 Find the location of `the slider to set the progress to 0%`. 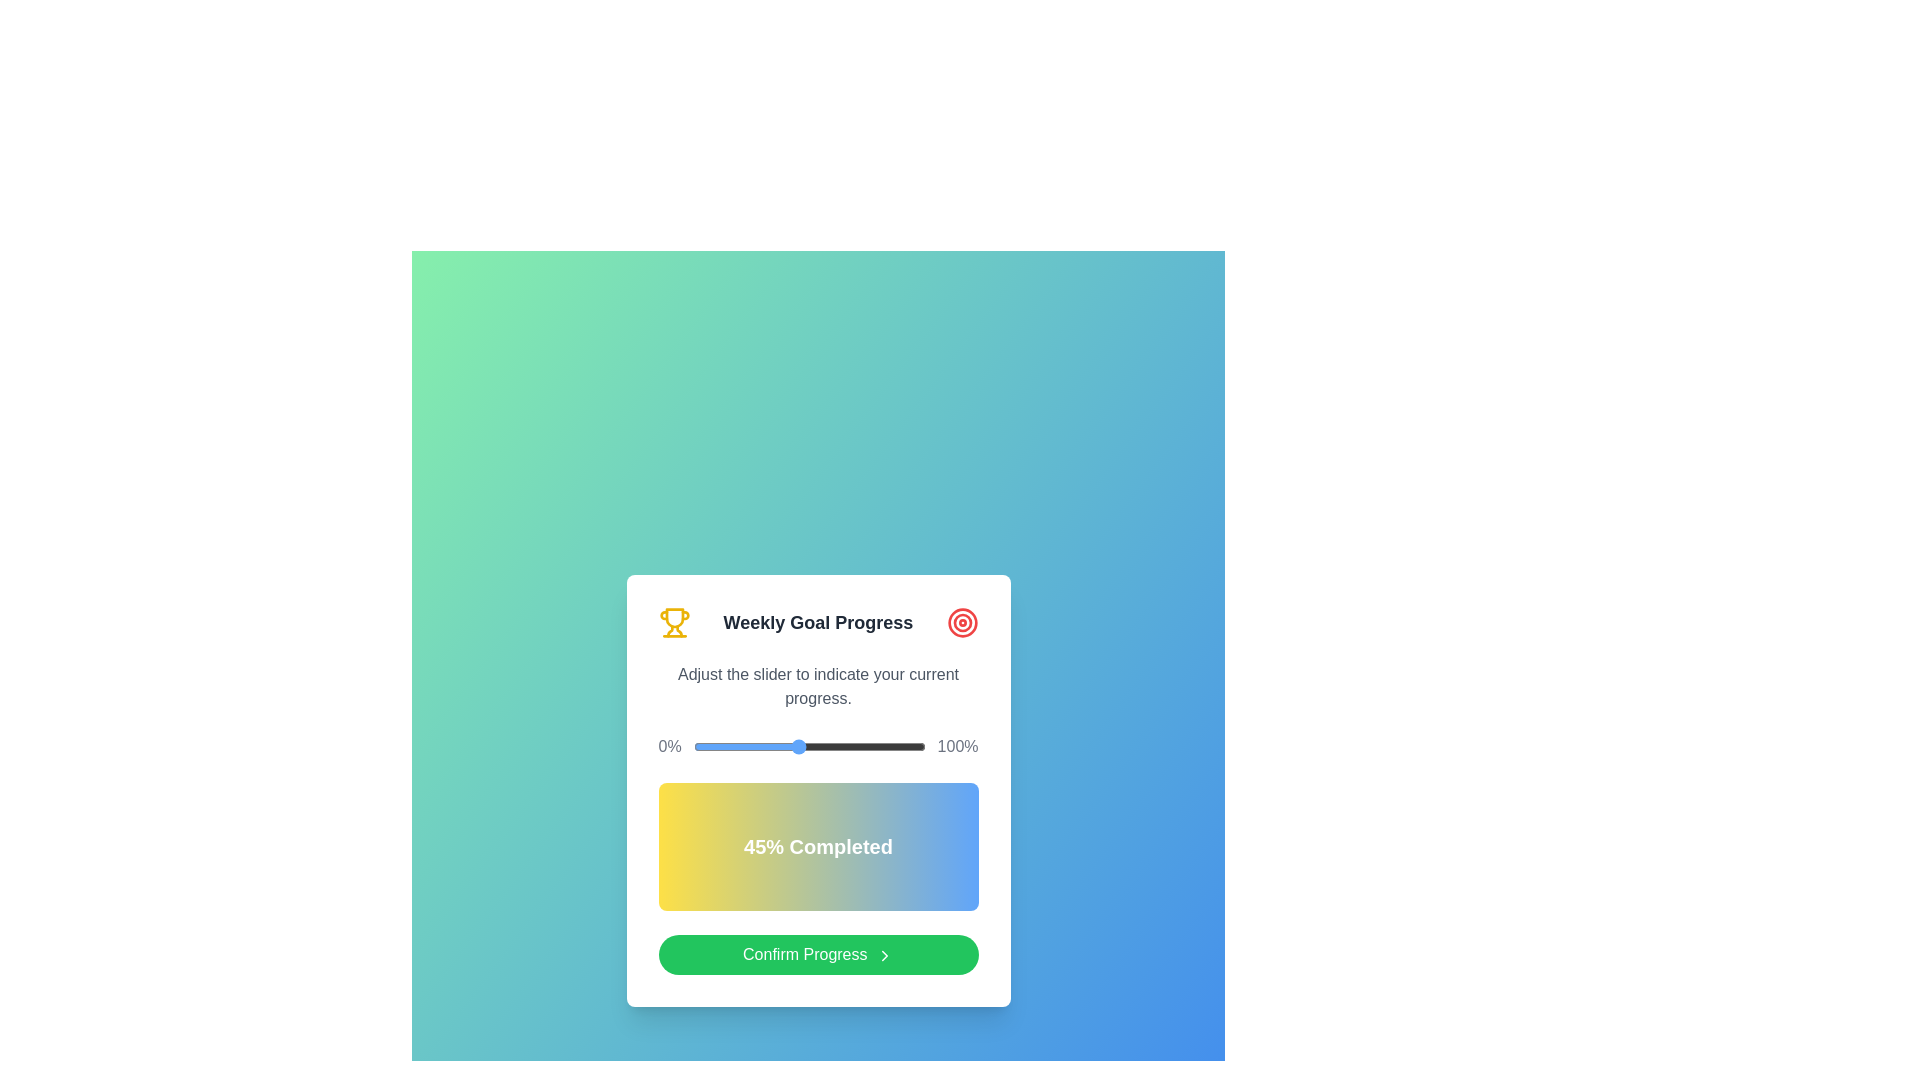

the slider to set the progress to 0% is located at coordinates (693, 747).